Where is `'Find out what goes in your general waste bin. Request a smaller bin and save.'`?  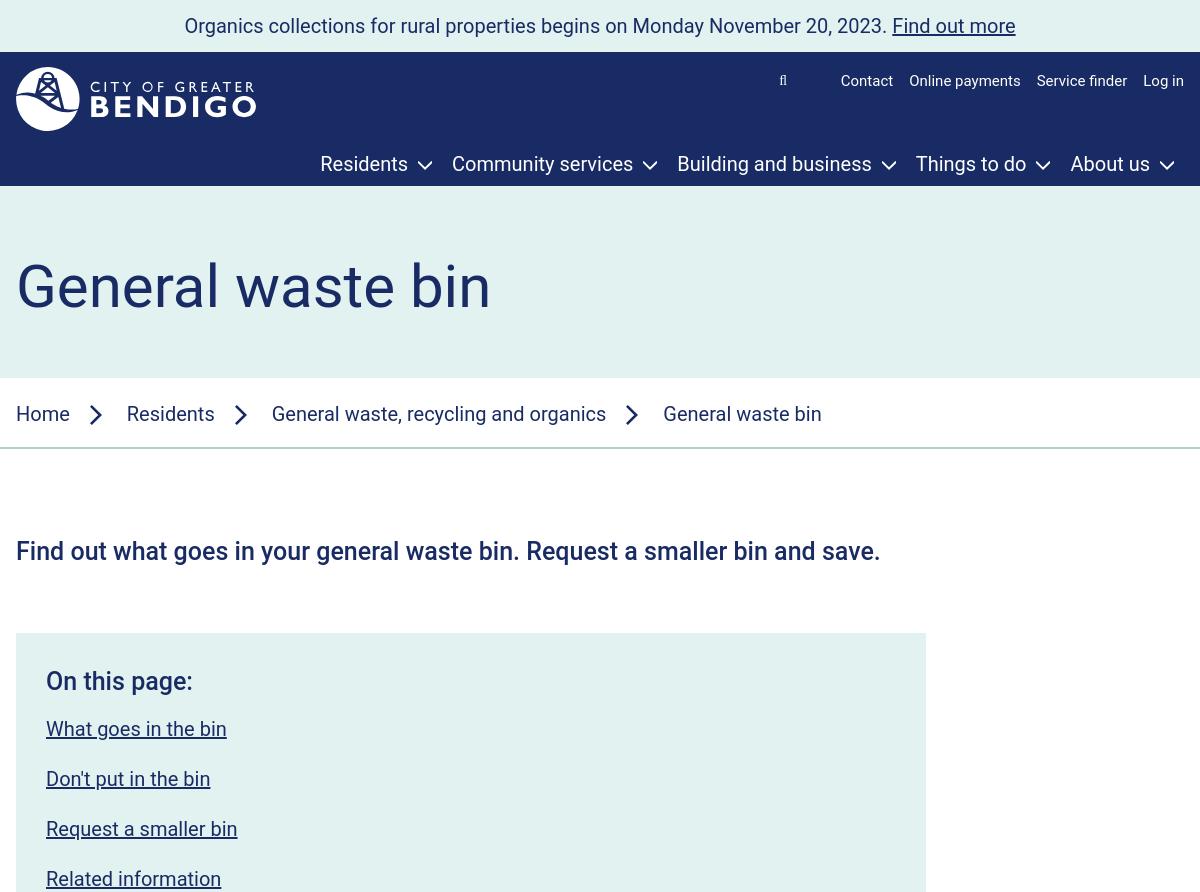
'Find out what goes in your general waste bin. Request a smaller bin and save.' is located at coordinates (447, 550).